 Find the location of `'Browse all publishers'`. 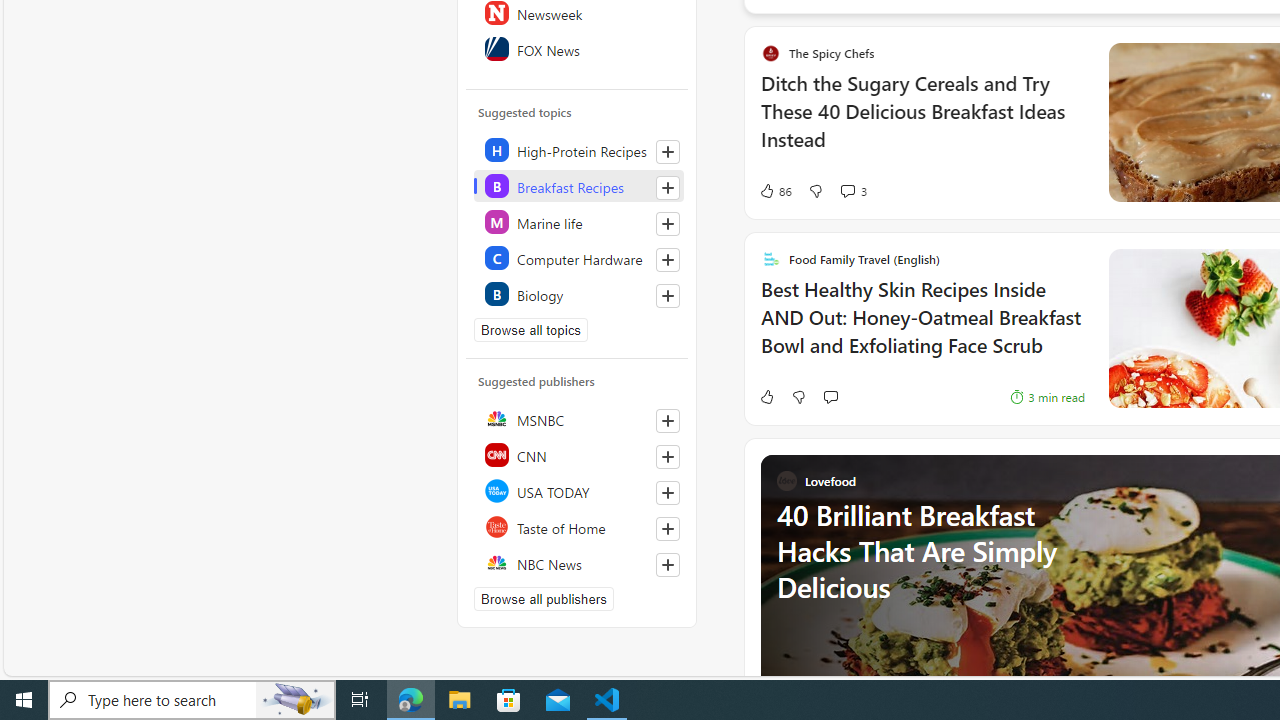

'Browse all publishers' is located at coordinates (544, 598).